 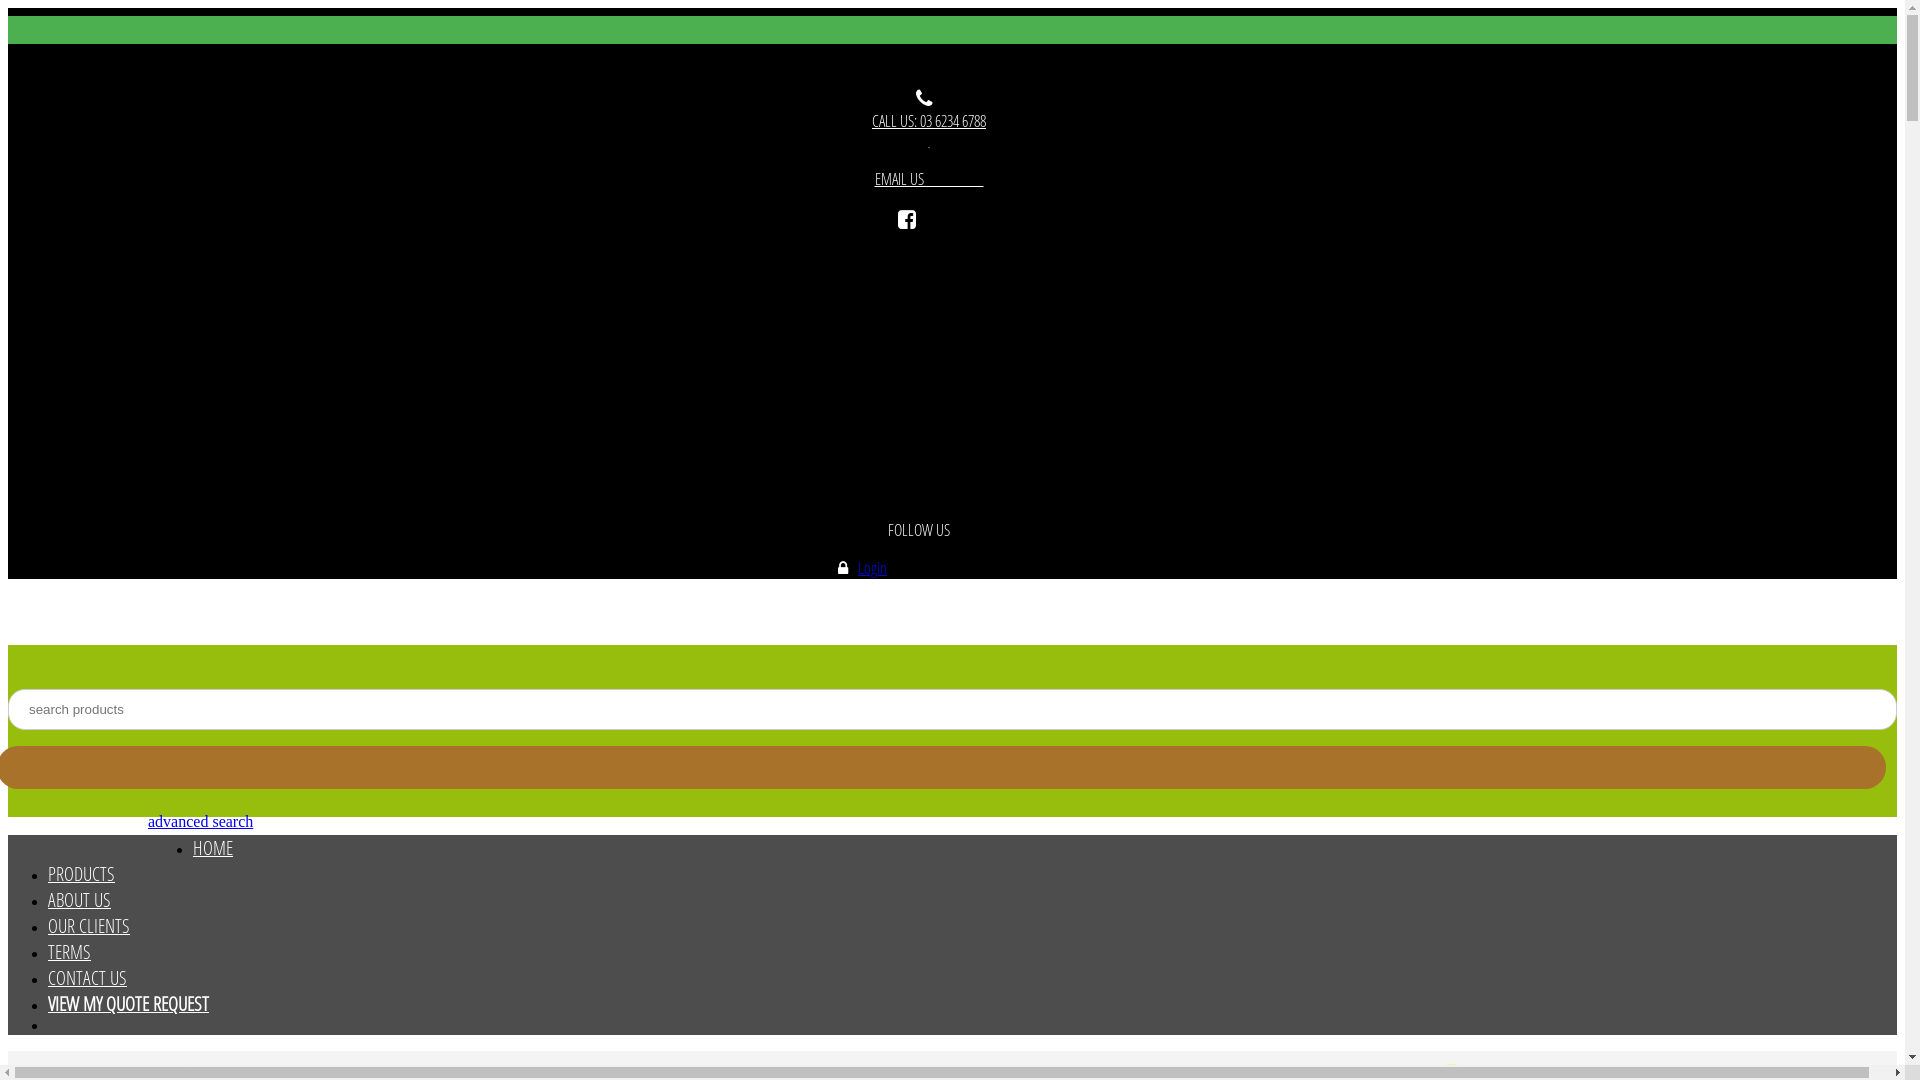 I want to click on 'HOME', so click(x=212, y=848).